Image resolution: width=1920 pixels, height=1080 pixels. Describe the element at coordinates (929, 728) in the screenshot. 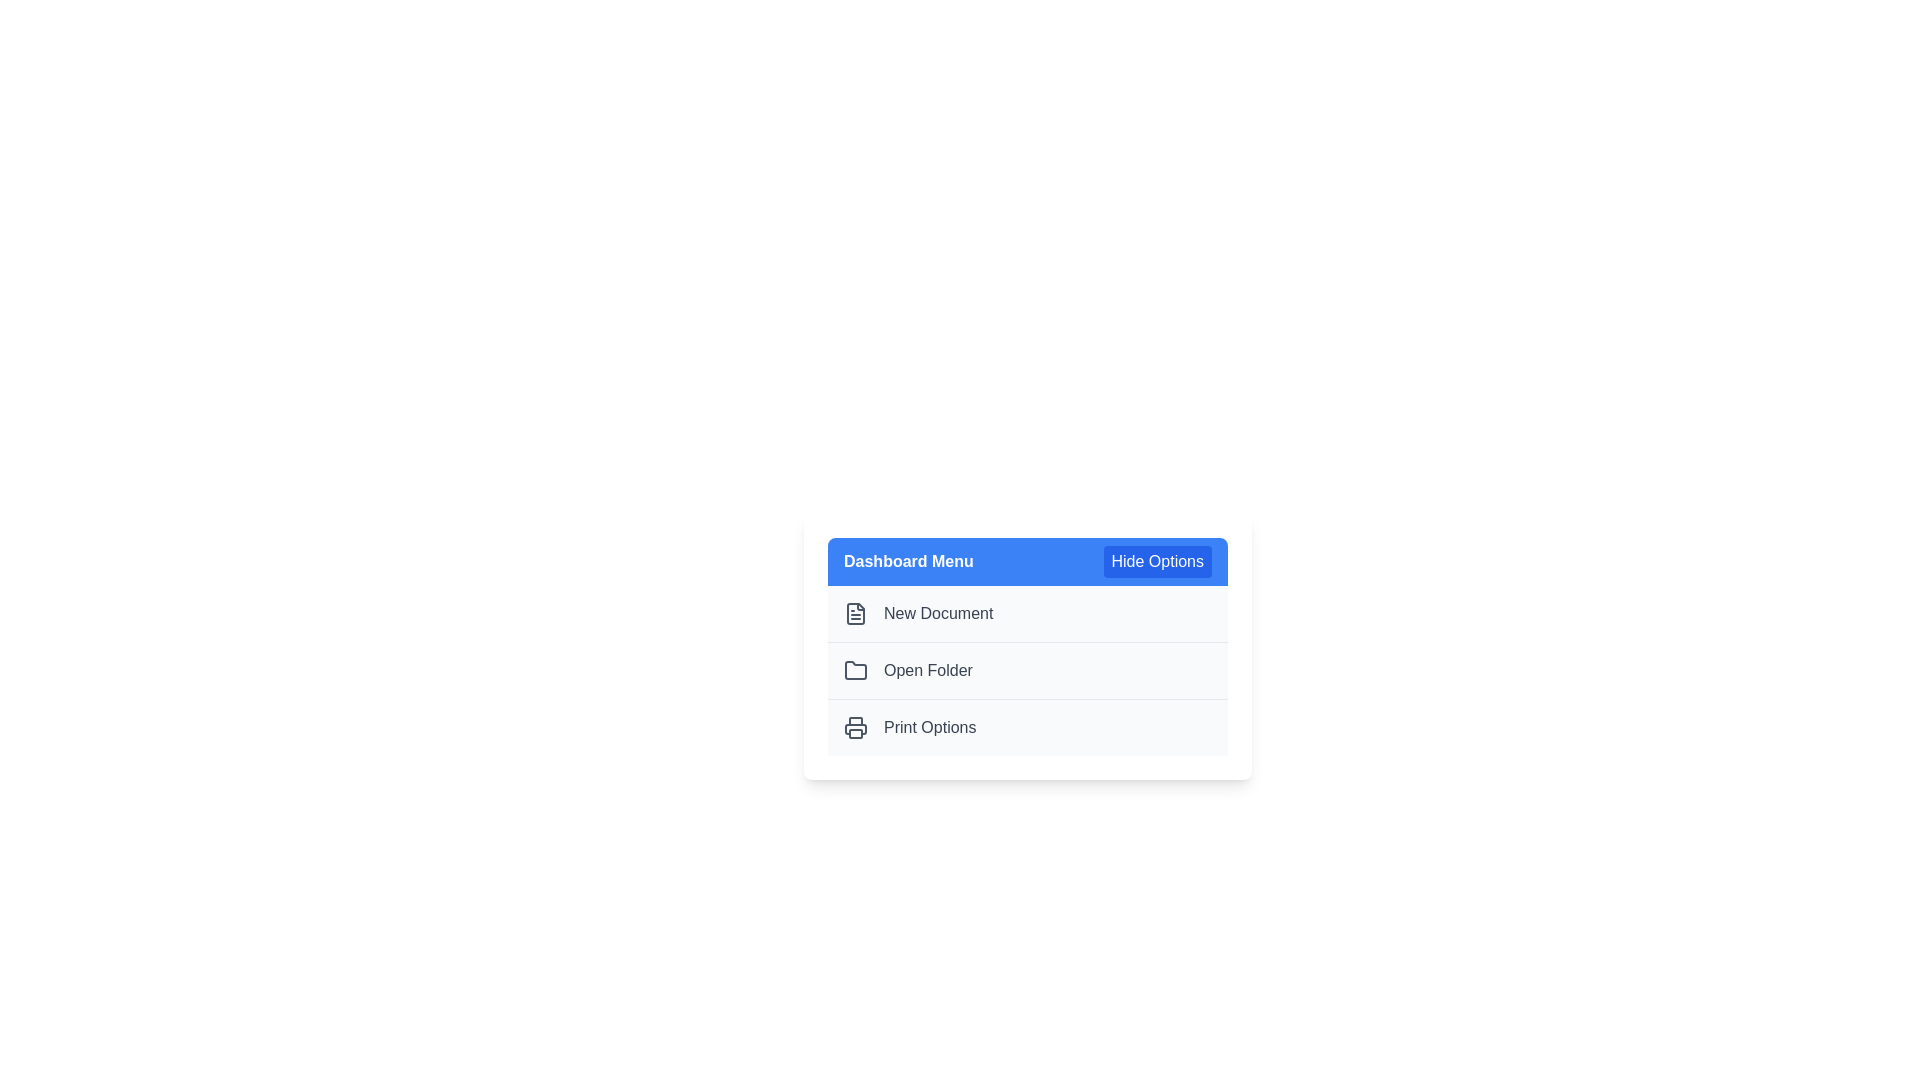

I see `label that describes the printer option in the menu, located in the lower section of the vertical menu panel within the pop-up` at that location.